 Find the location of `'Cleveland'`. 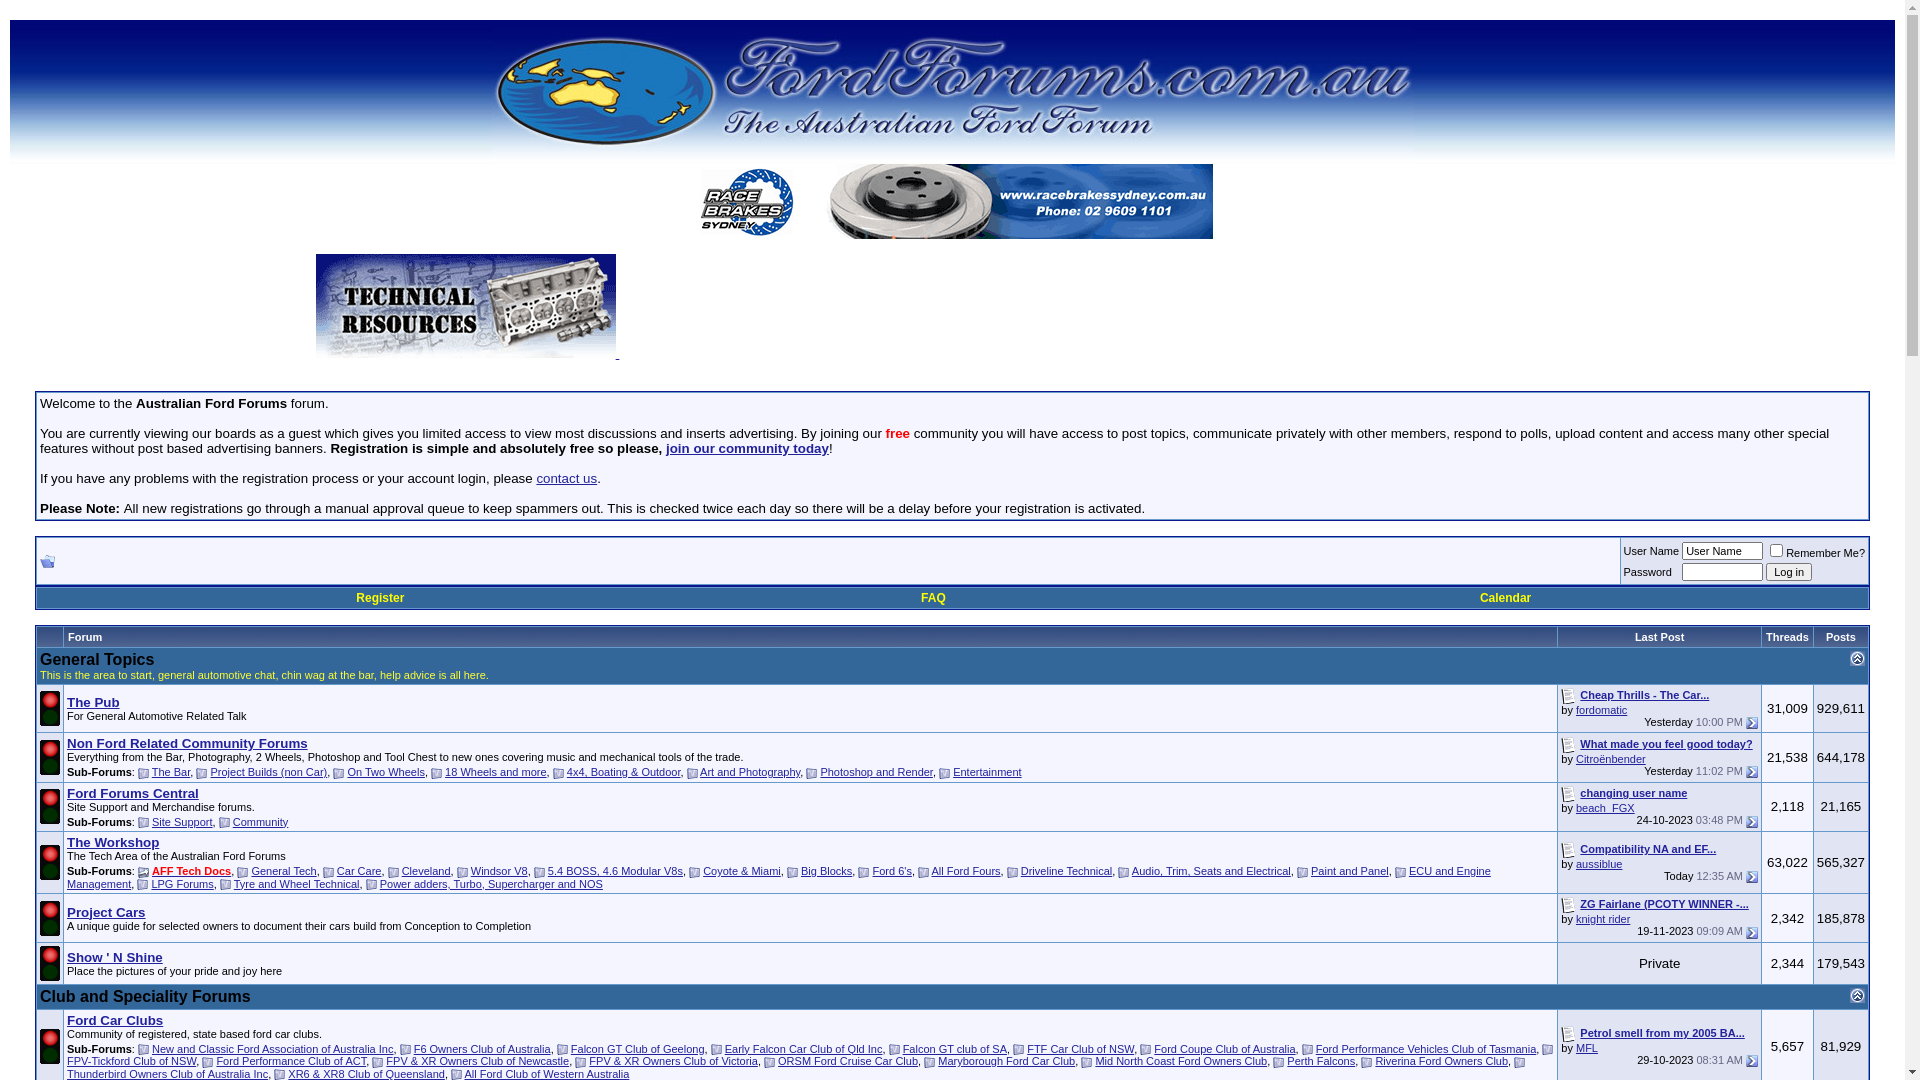

'Cleveland' is located at coordinates (425, 870).